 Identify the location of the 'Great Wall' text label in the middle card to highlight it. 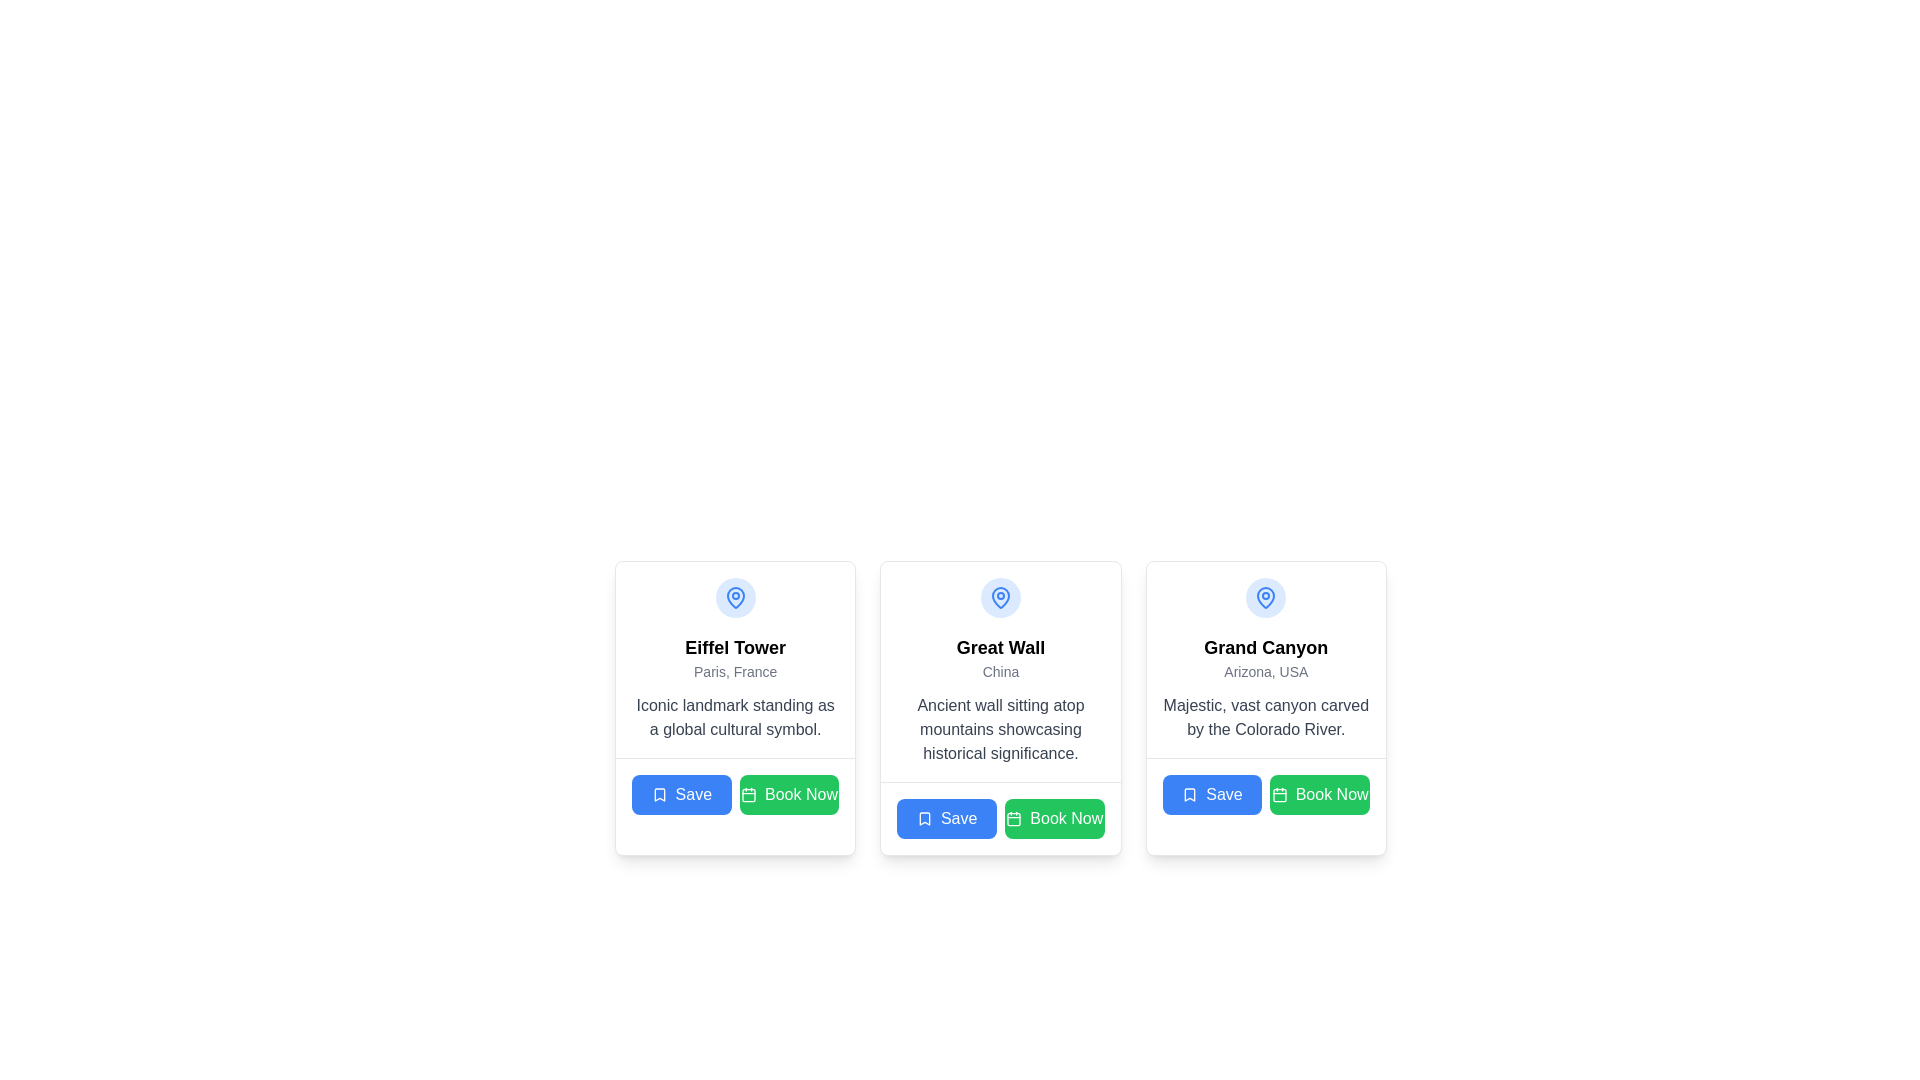
(999, 648).